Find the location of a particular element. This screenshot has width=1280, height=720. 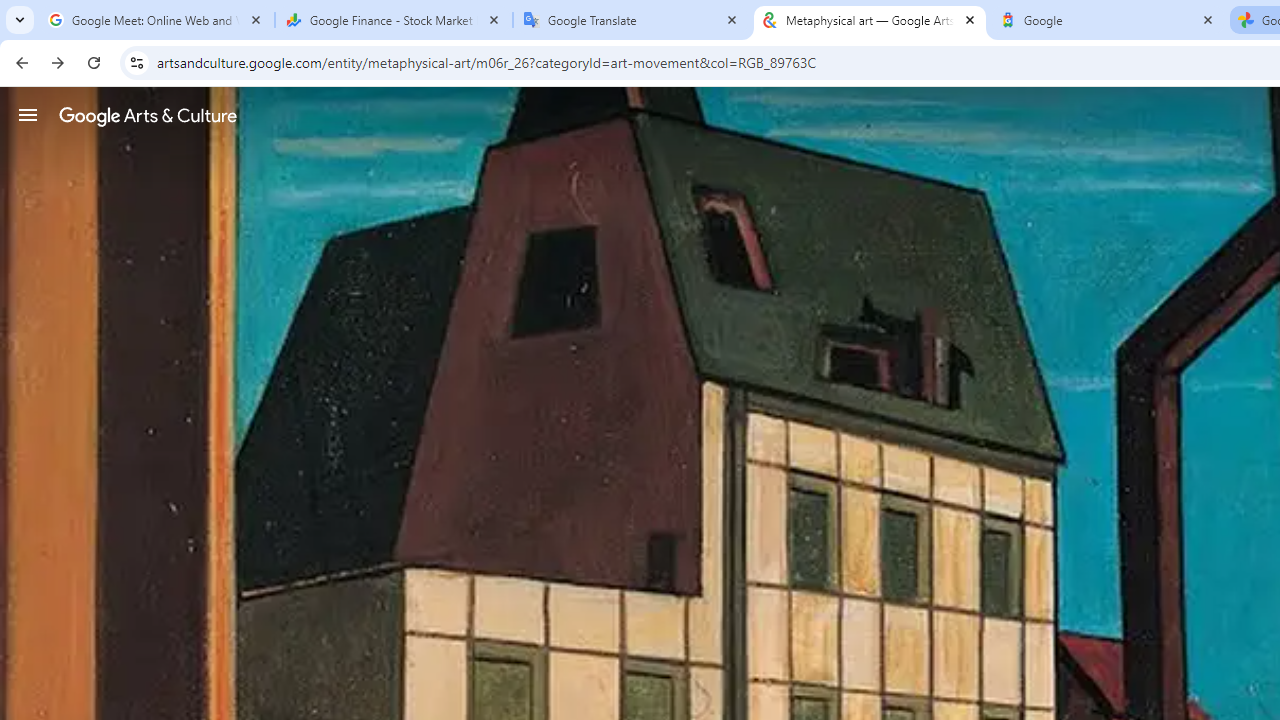

'Google Arts & Culture' is located at coordinates (147, 115).